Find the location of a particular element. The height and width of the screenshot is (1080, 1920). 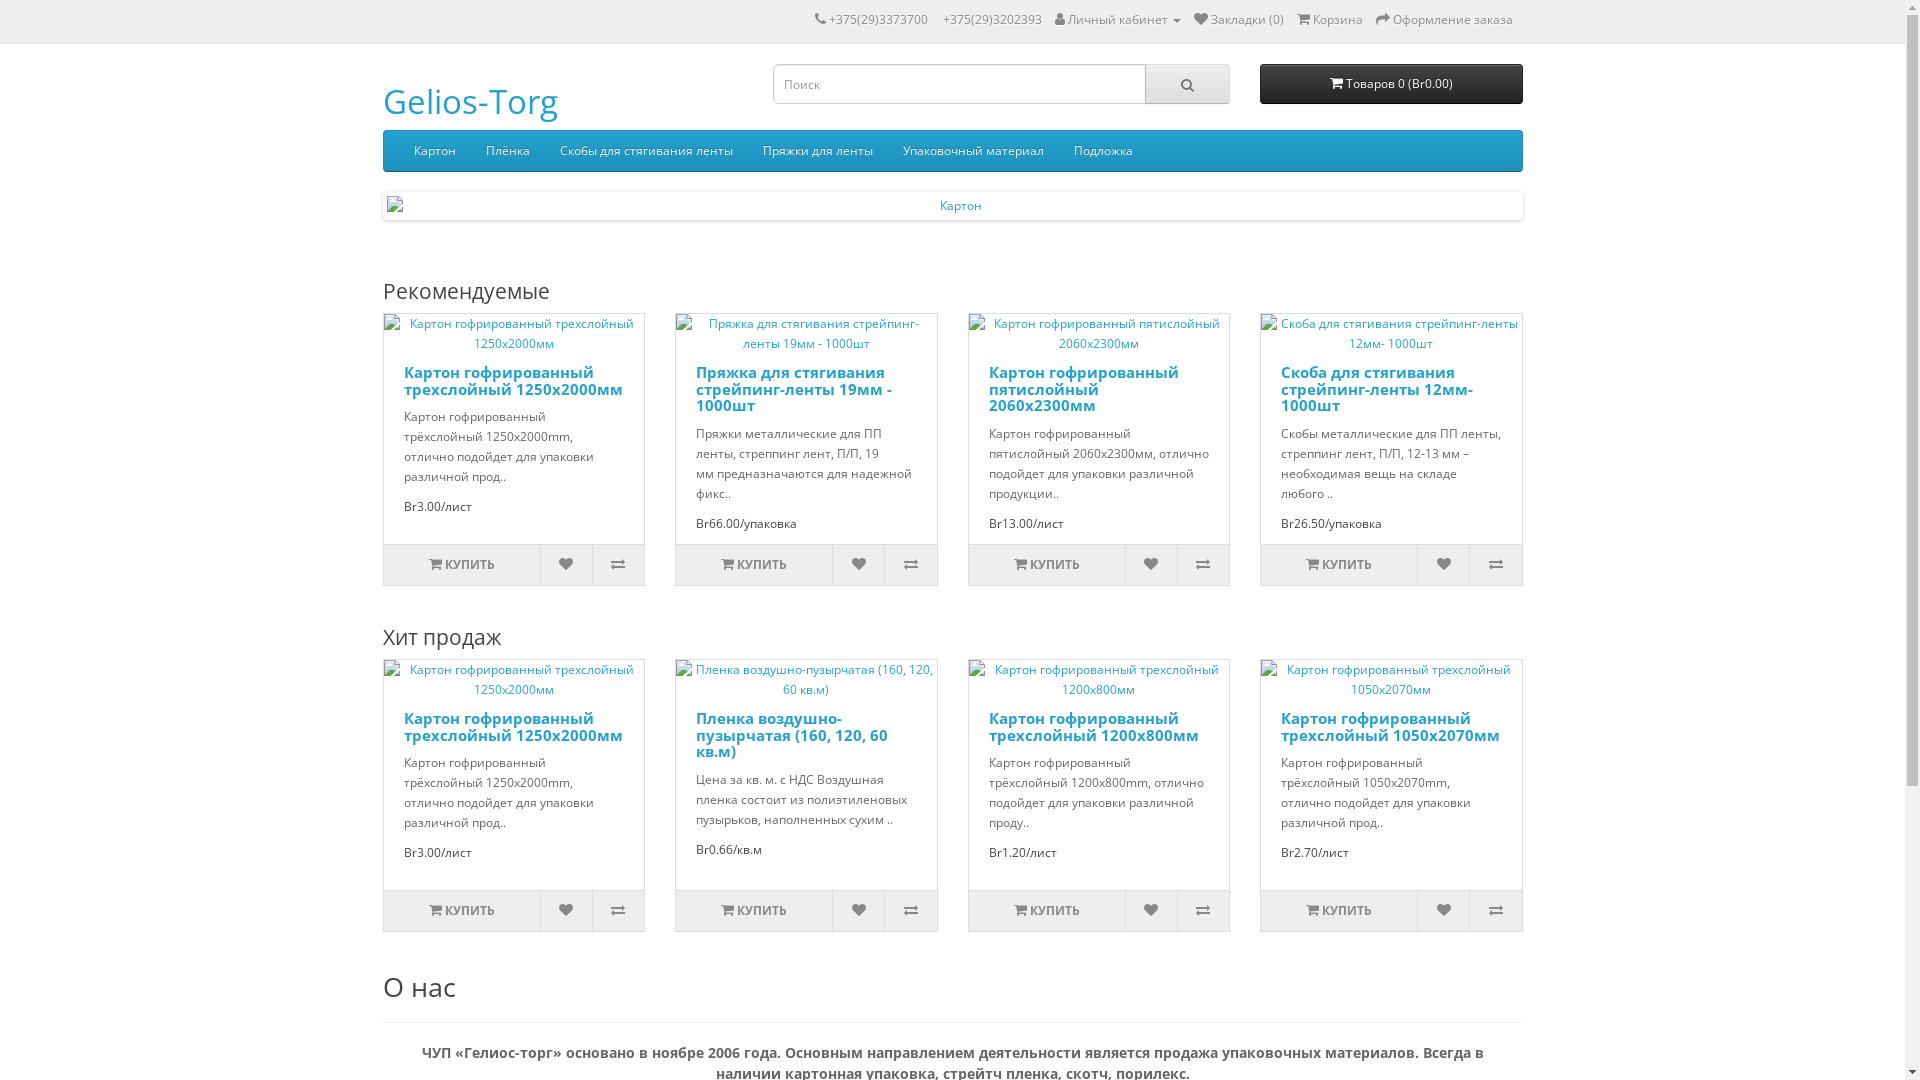

'+375(29)3202393' is located at coordinates (940, 19).